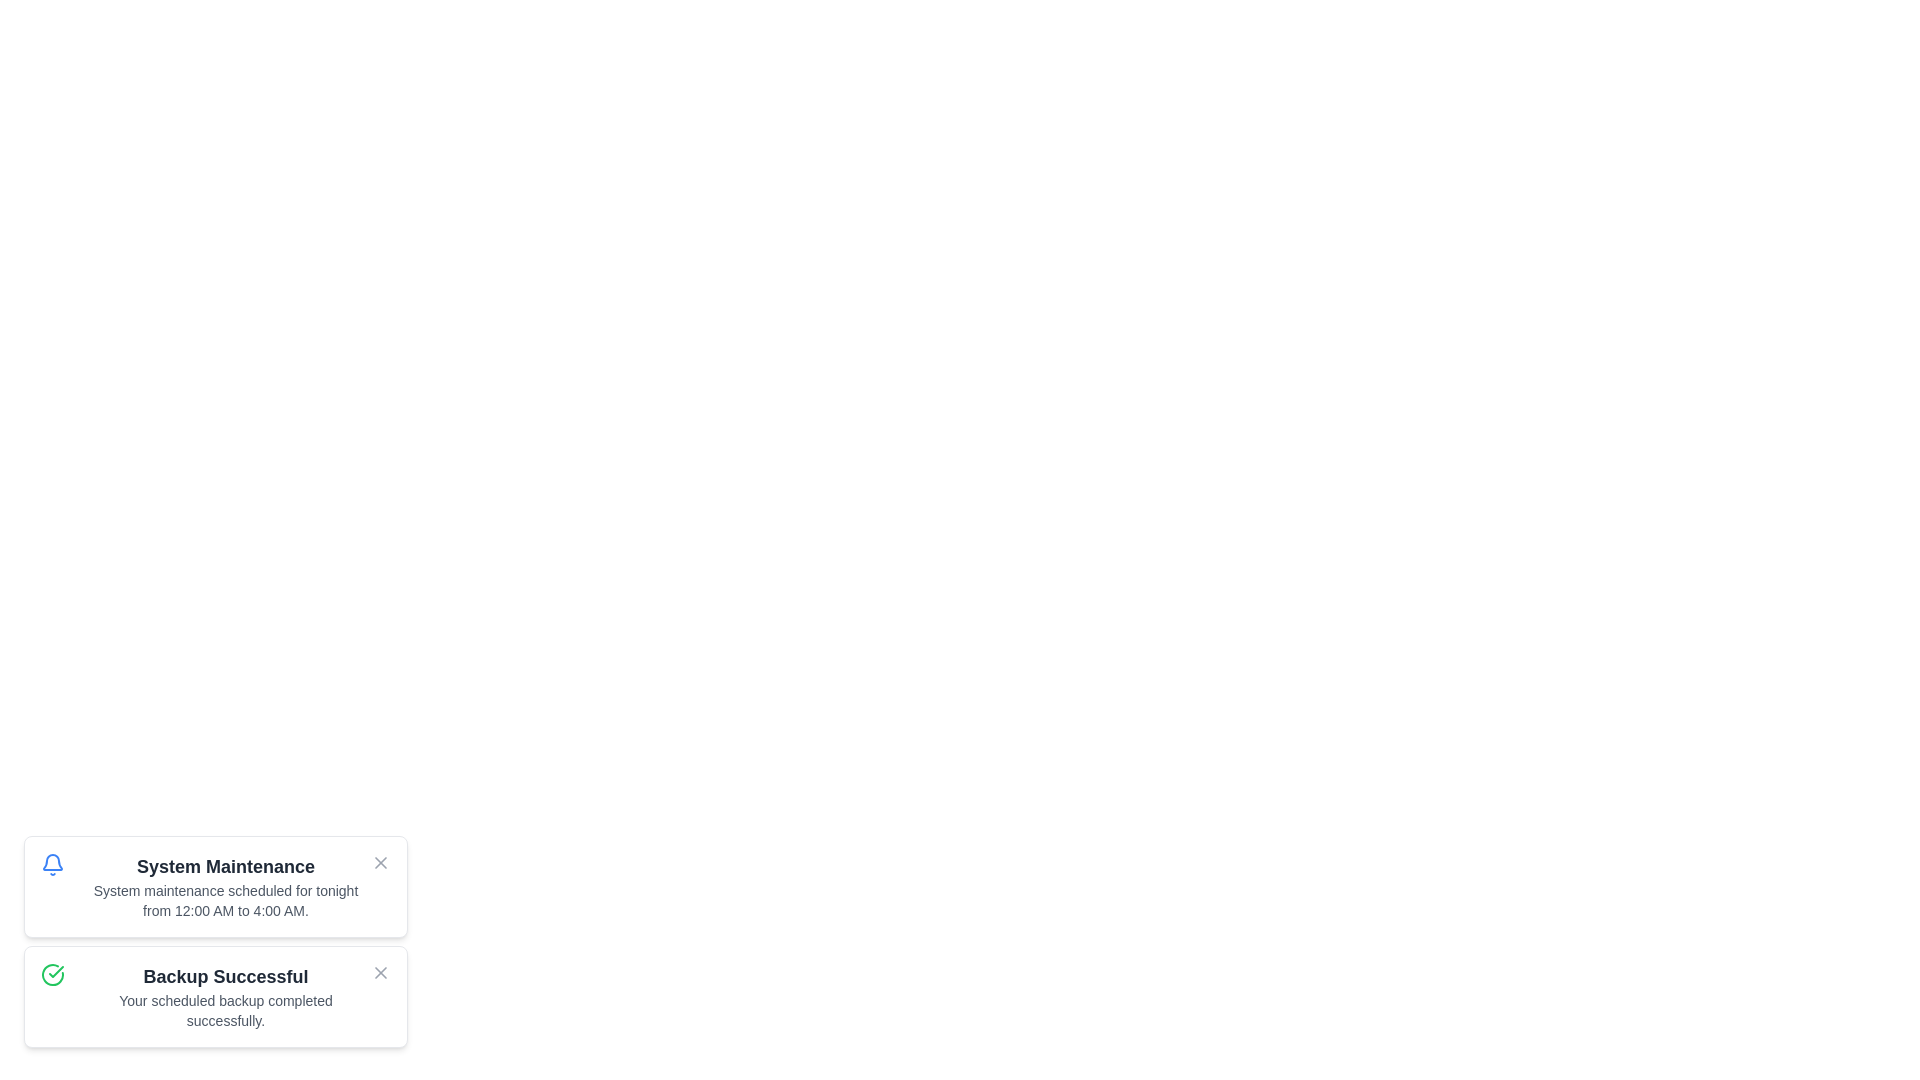 The image size is (1920, 1080). I want to click on the text element that informs the user about the scheduled system maintenance event, positioned directly underneath the 'System Maintenance' text in the notification card, so click(225, 901).